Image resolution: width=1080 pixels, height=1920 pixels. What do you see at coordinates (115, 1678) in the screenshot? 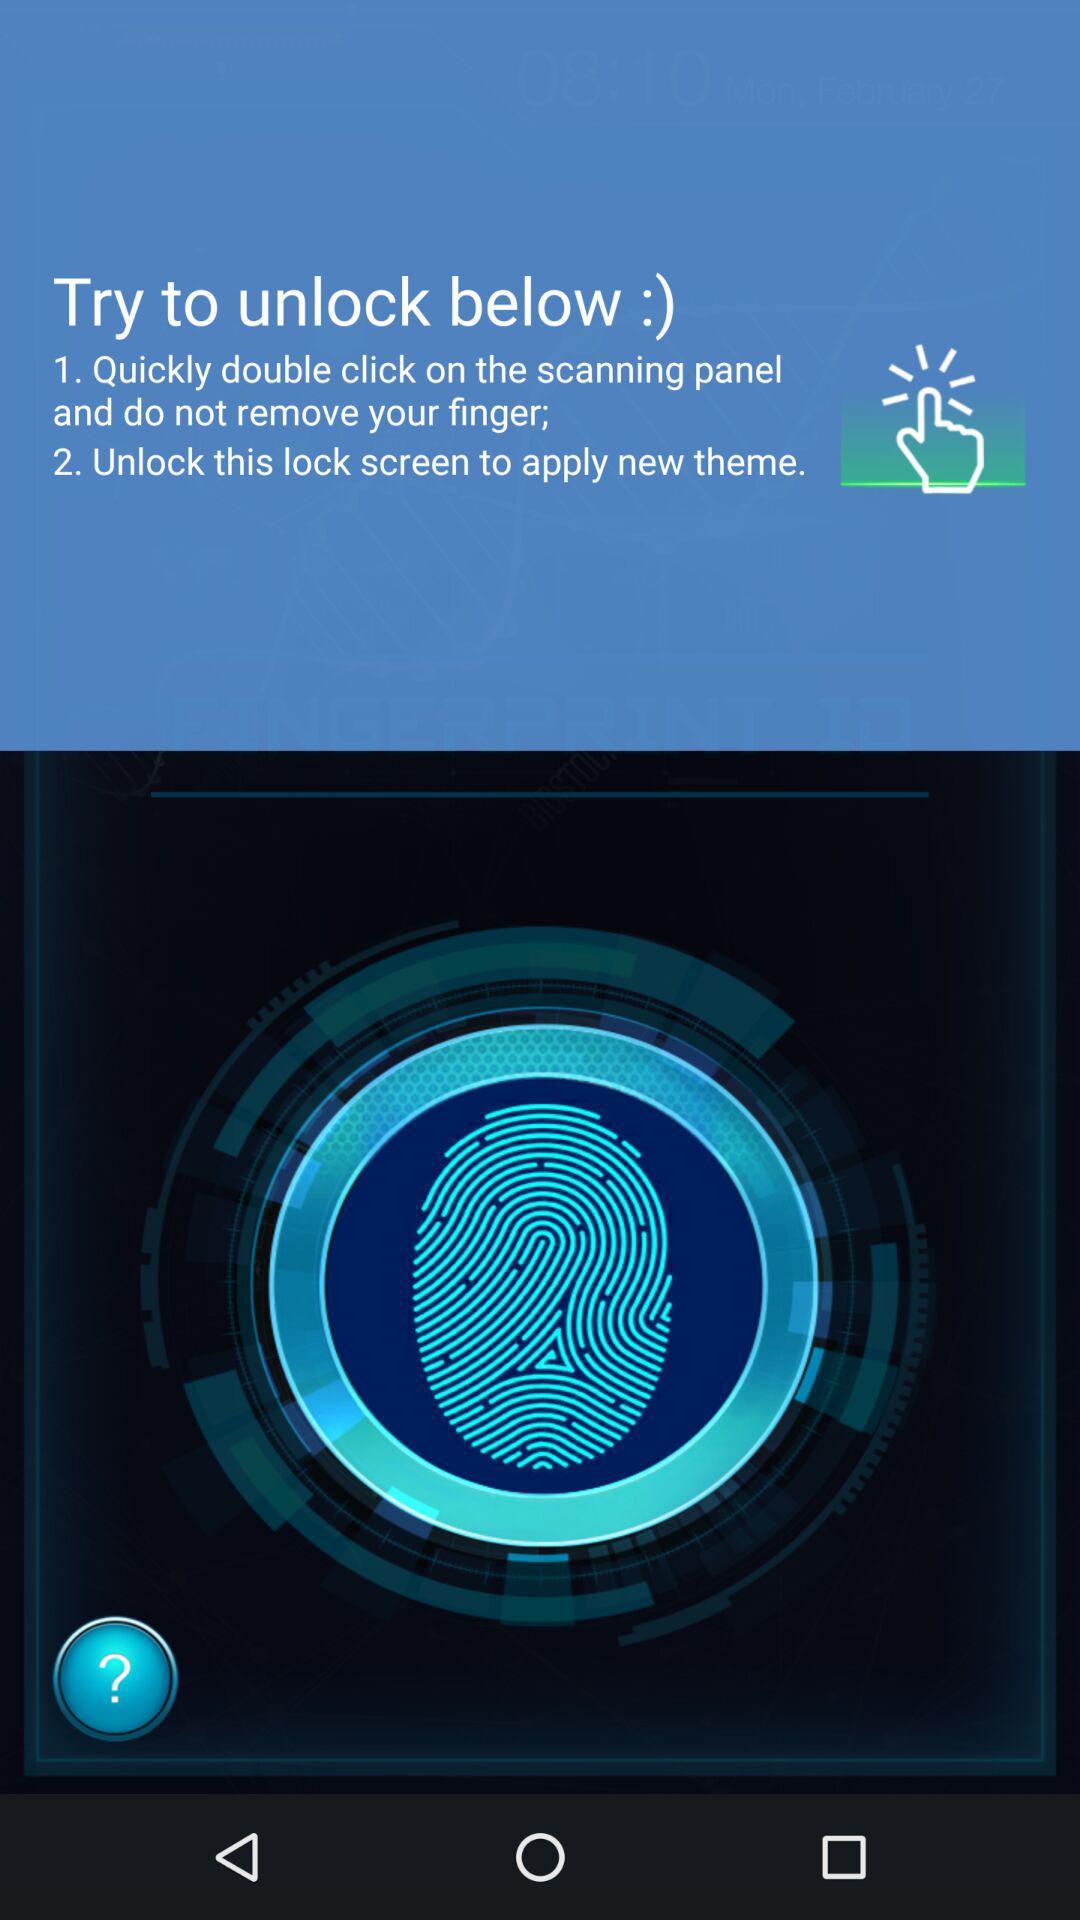
I see `the help icon` at bounding box center [115, 1678].